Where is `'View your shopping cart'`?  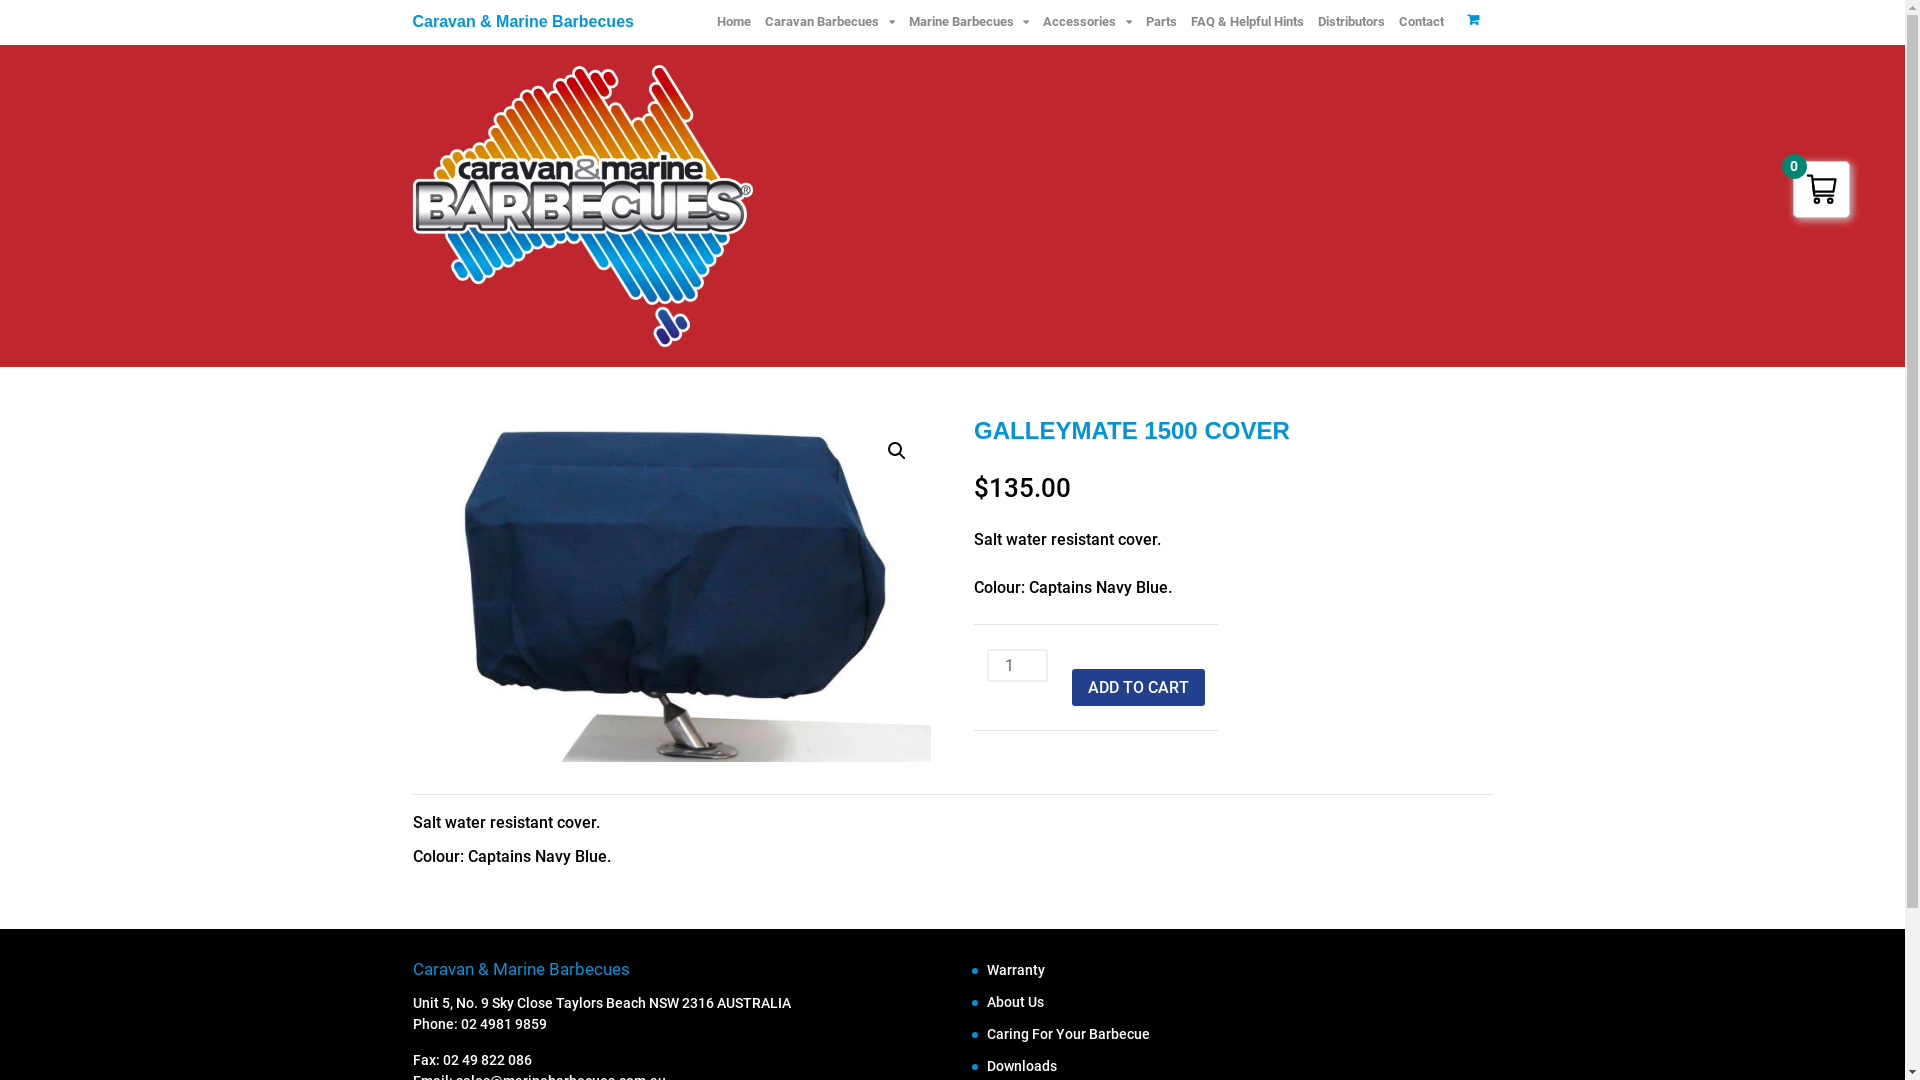 'View your shopping cart' is located at coordinates (1473, 19).